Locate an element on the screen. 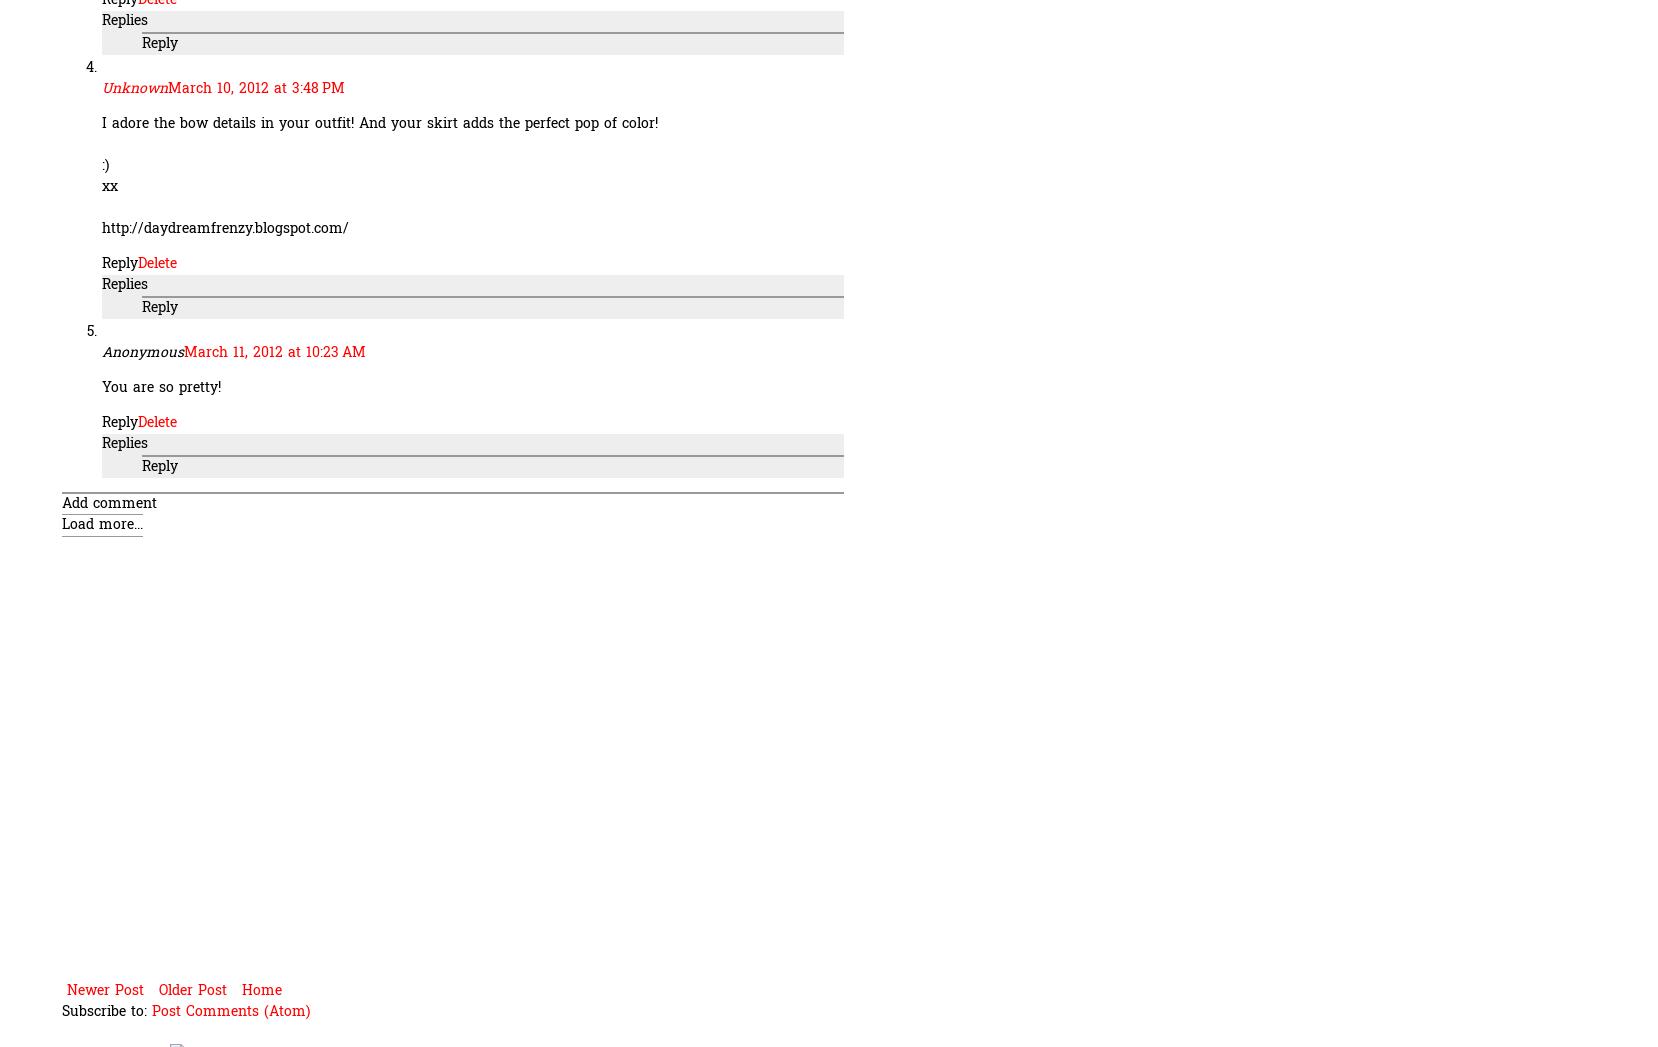 The height and width of the screenshot is (1047, 1658). 'Home' is located at coordinates (261, 989).